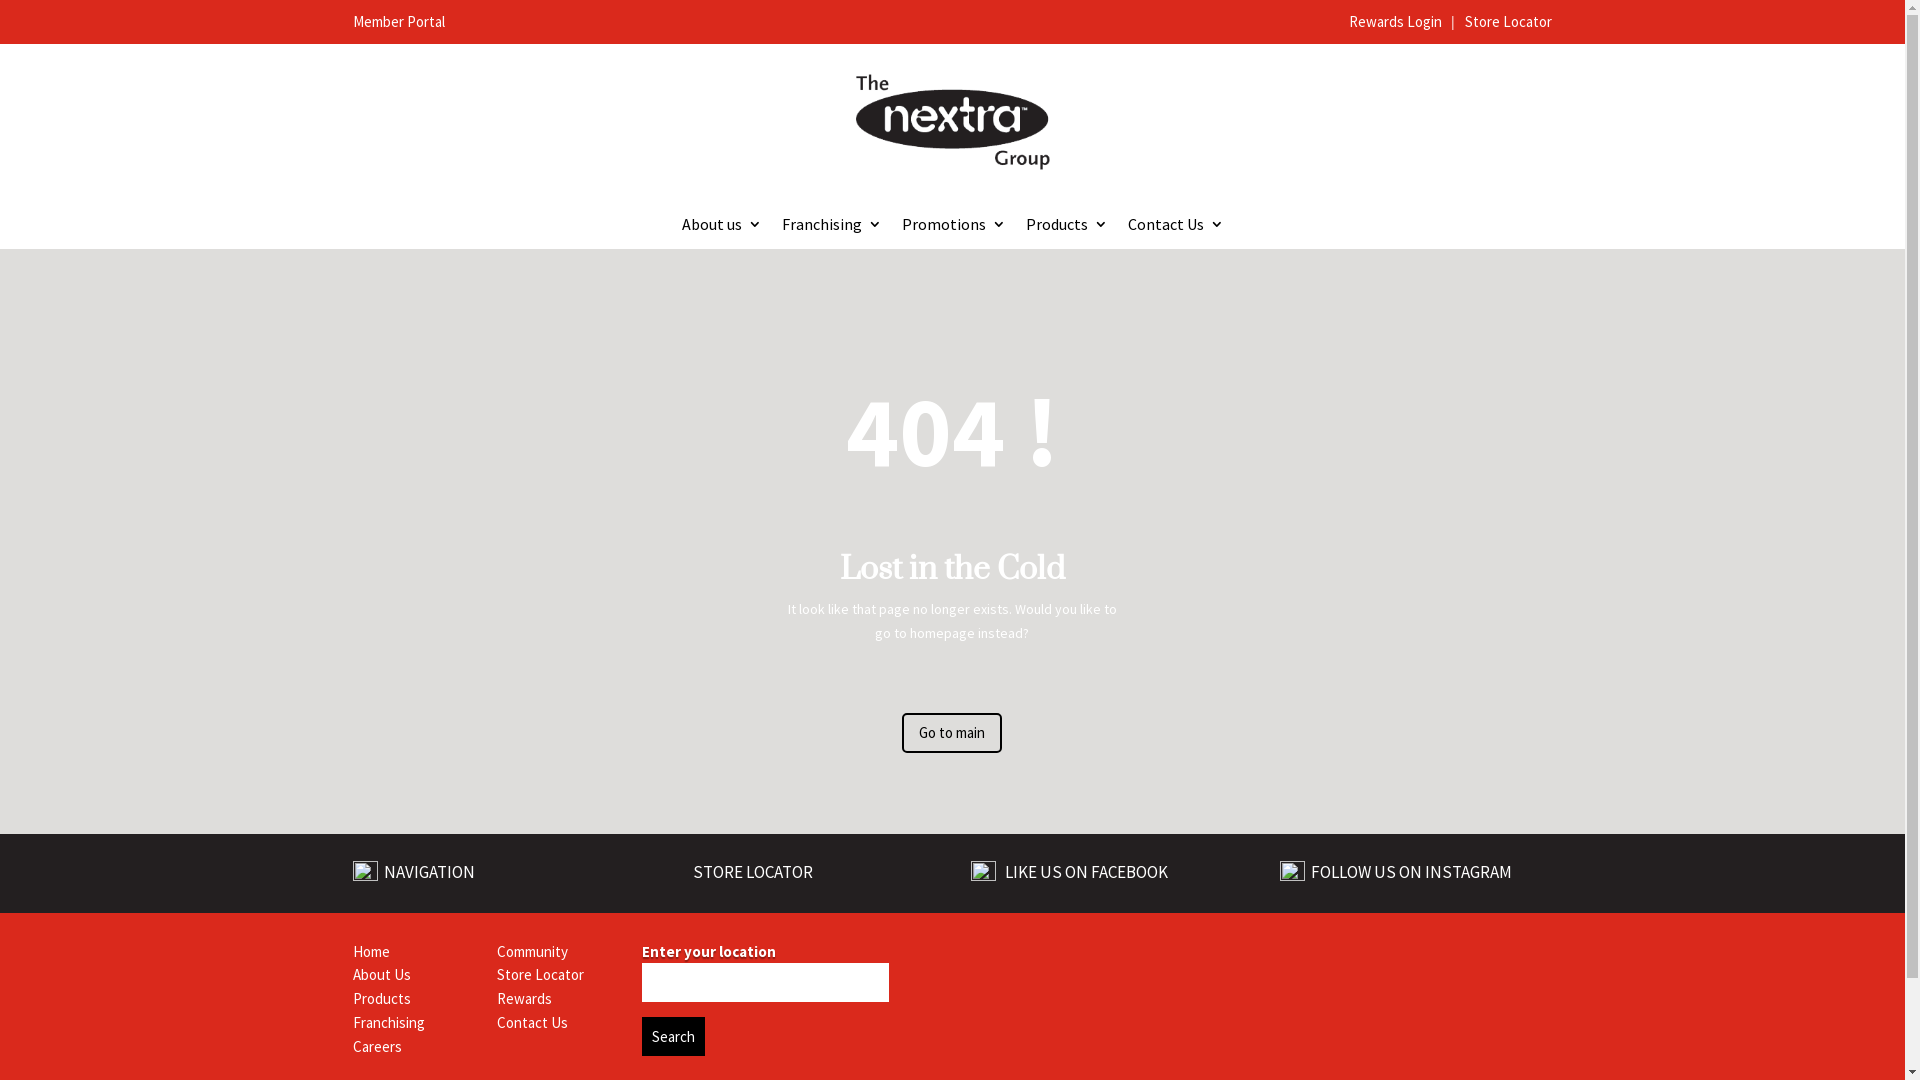 The width and height of the screenshot is (1920, 1080). I want to click on 'Go to main', so click(950, 732).